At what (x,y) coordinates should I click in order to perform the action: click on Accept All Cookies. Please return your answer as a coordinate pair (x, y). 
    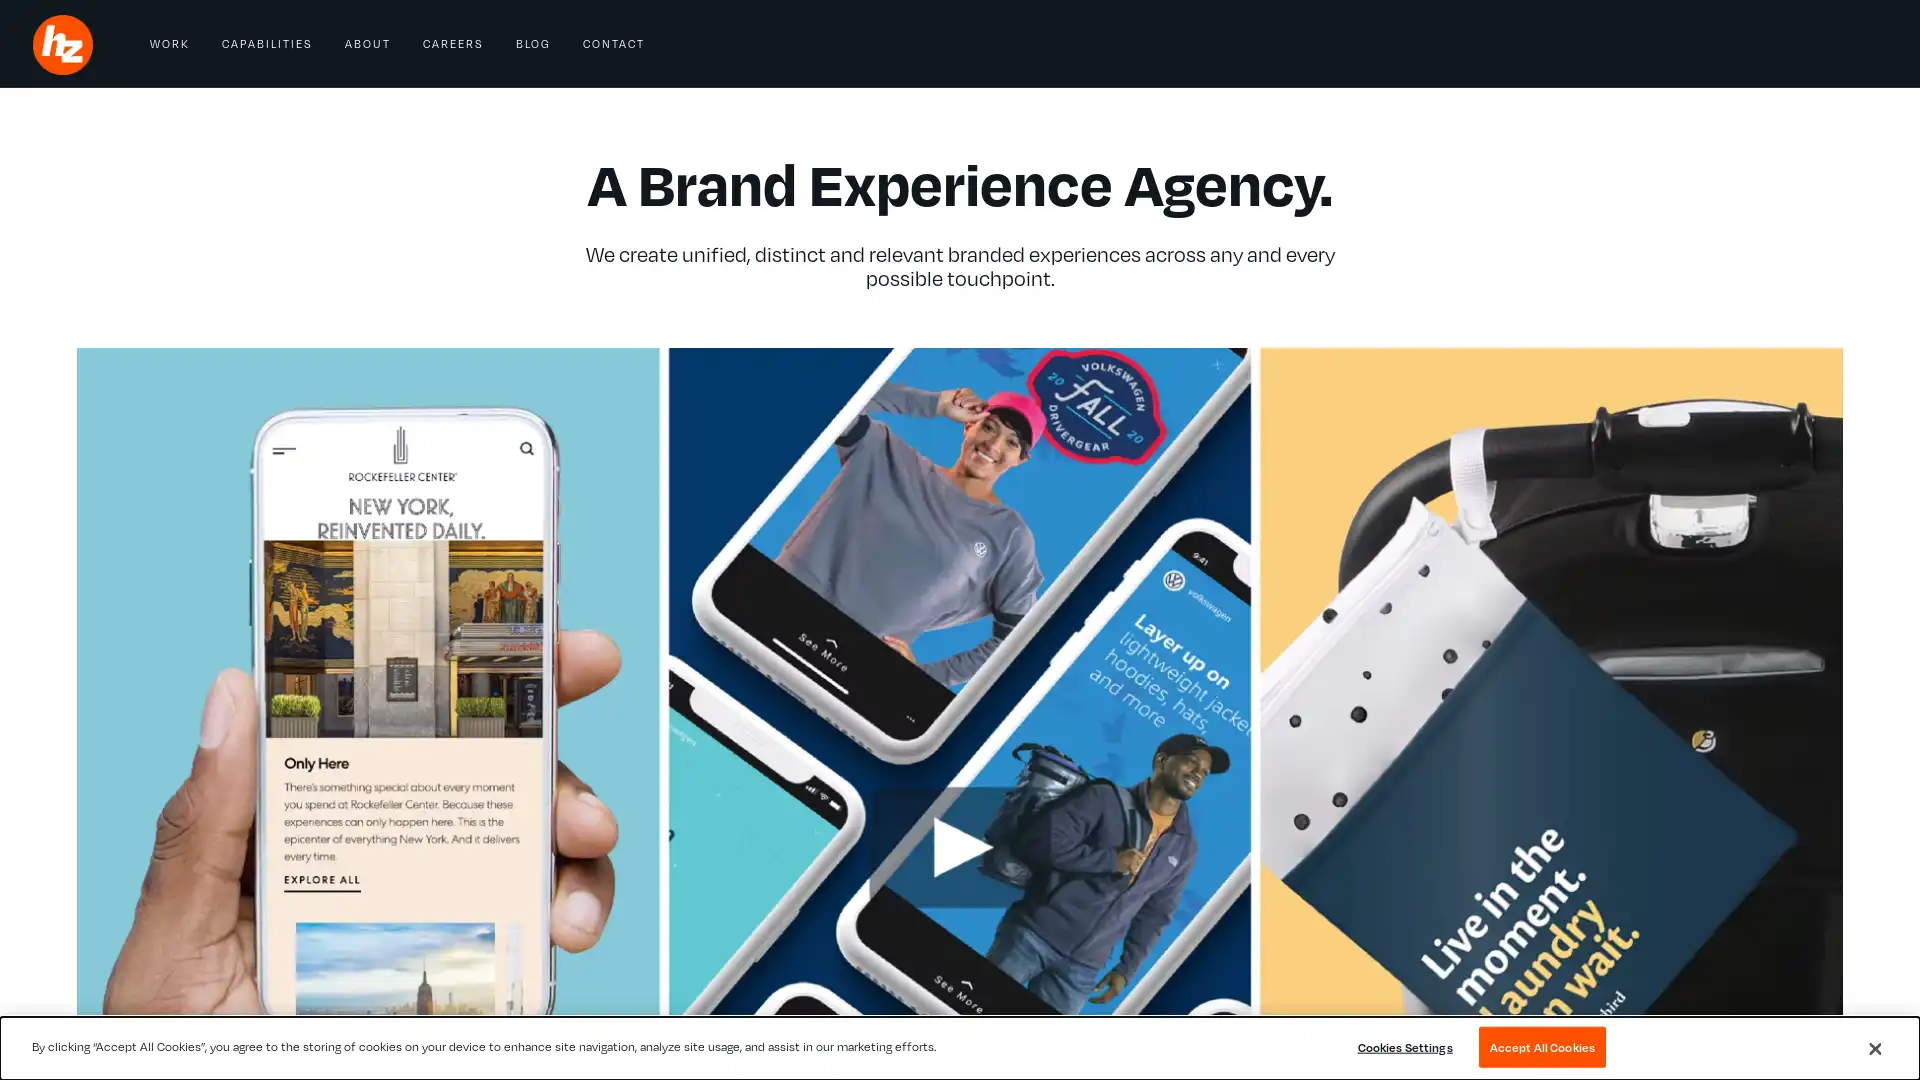
    Looking at the image, I should click on (1540, 1045).